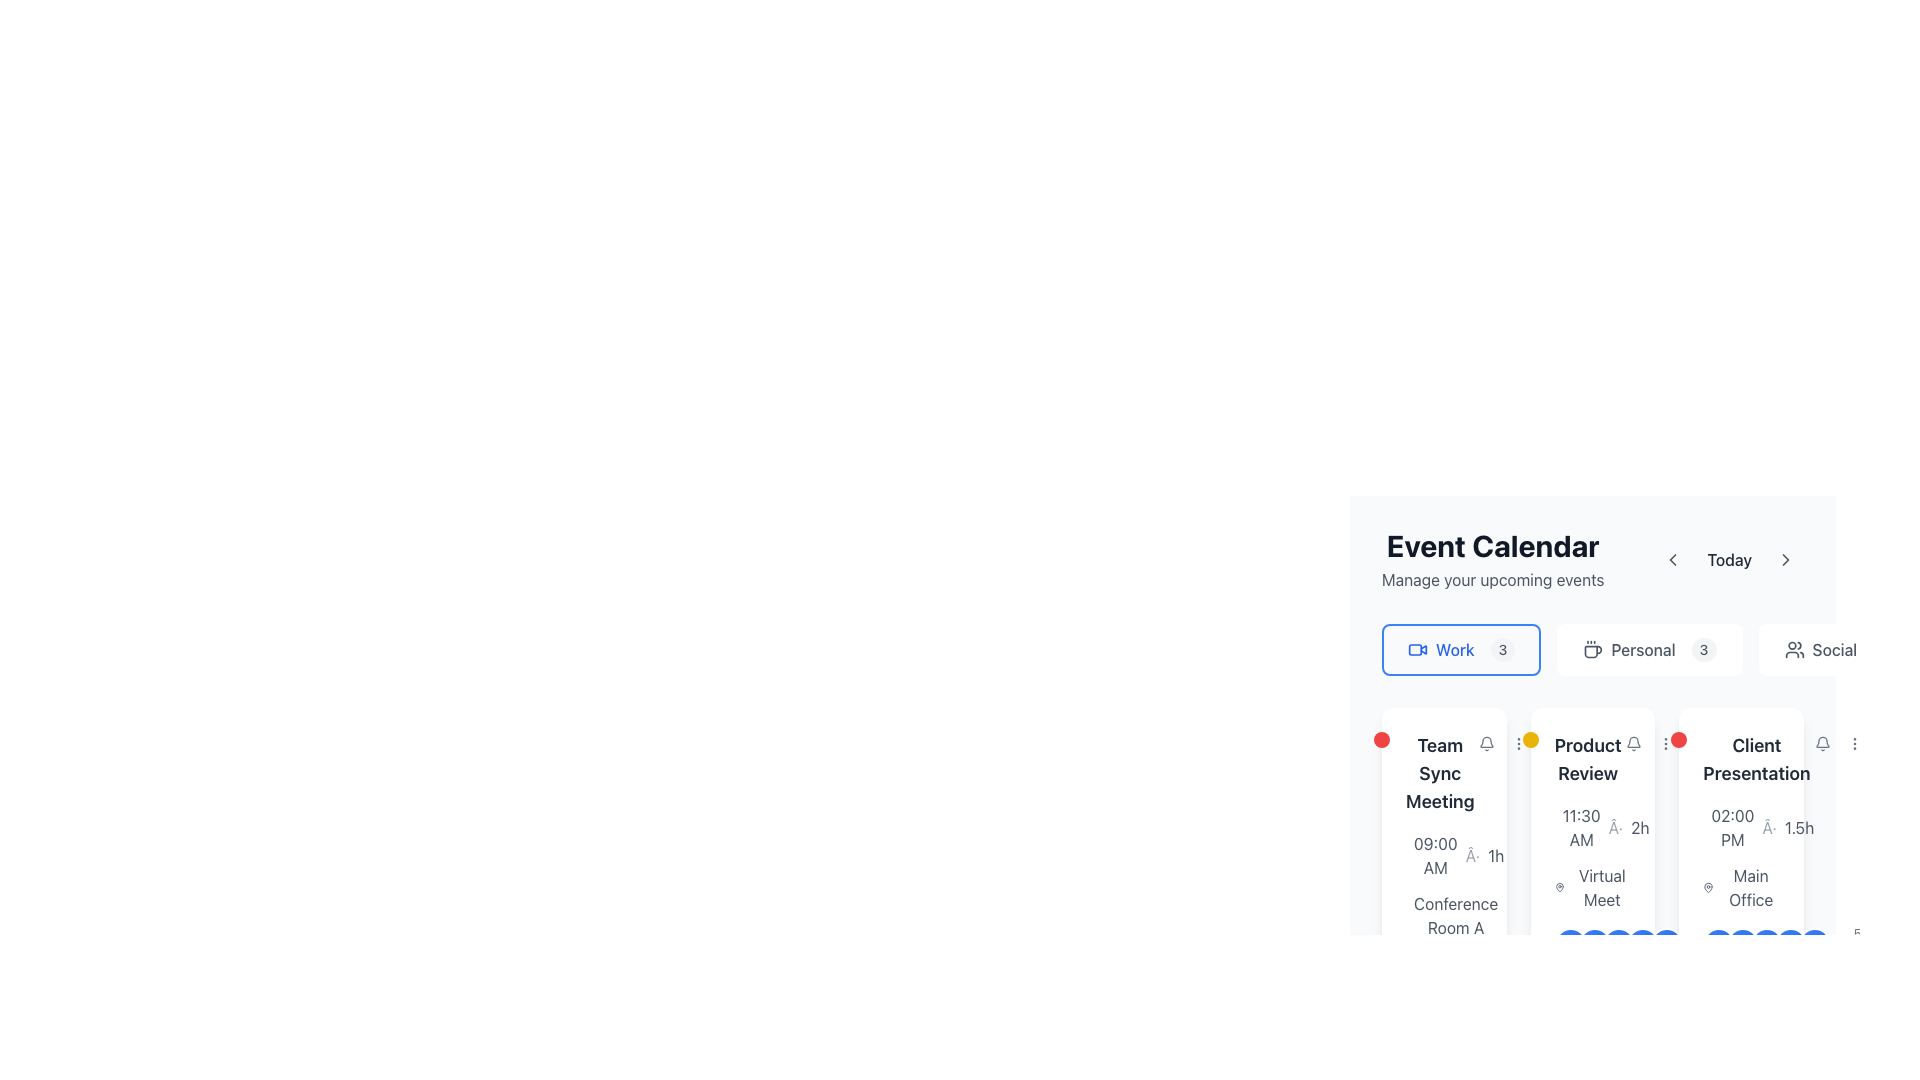 This screenshot has height=1080, width=1920. What do you see at coordinates (1740, 759) in the screenshot?
I see `the text label that serves as the heading for the event card, located in the top-right section of the third card, above the time information and to the right of the left-side indicator` at bounding box center [1740, 759].